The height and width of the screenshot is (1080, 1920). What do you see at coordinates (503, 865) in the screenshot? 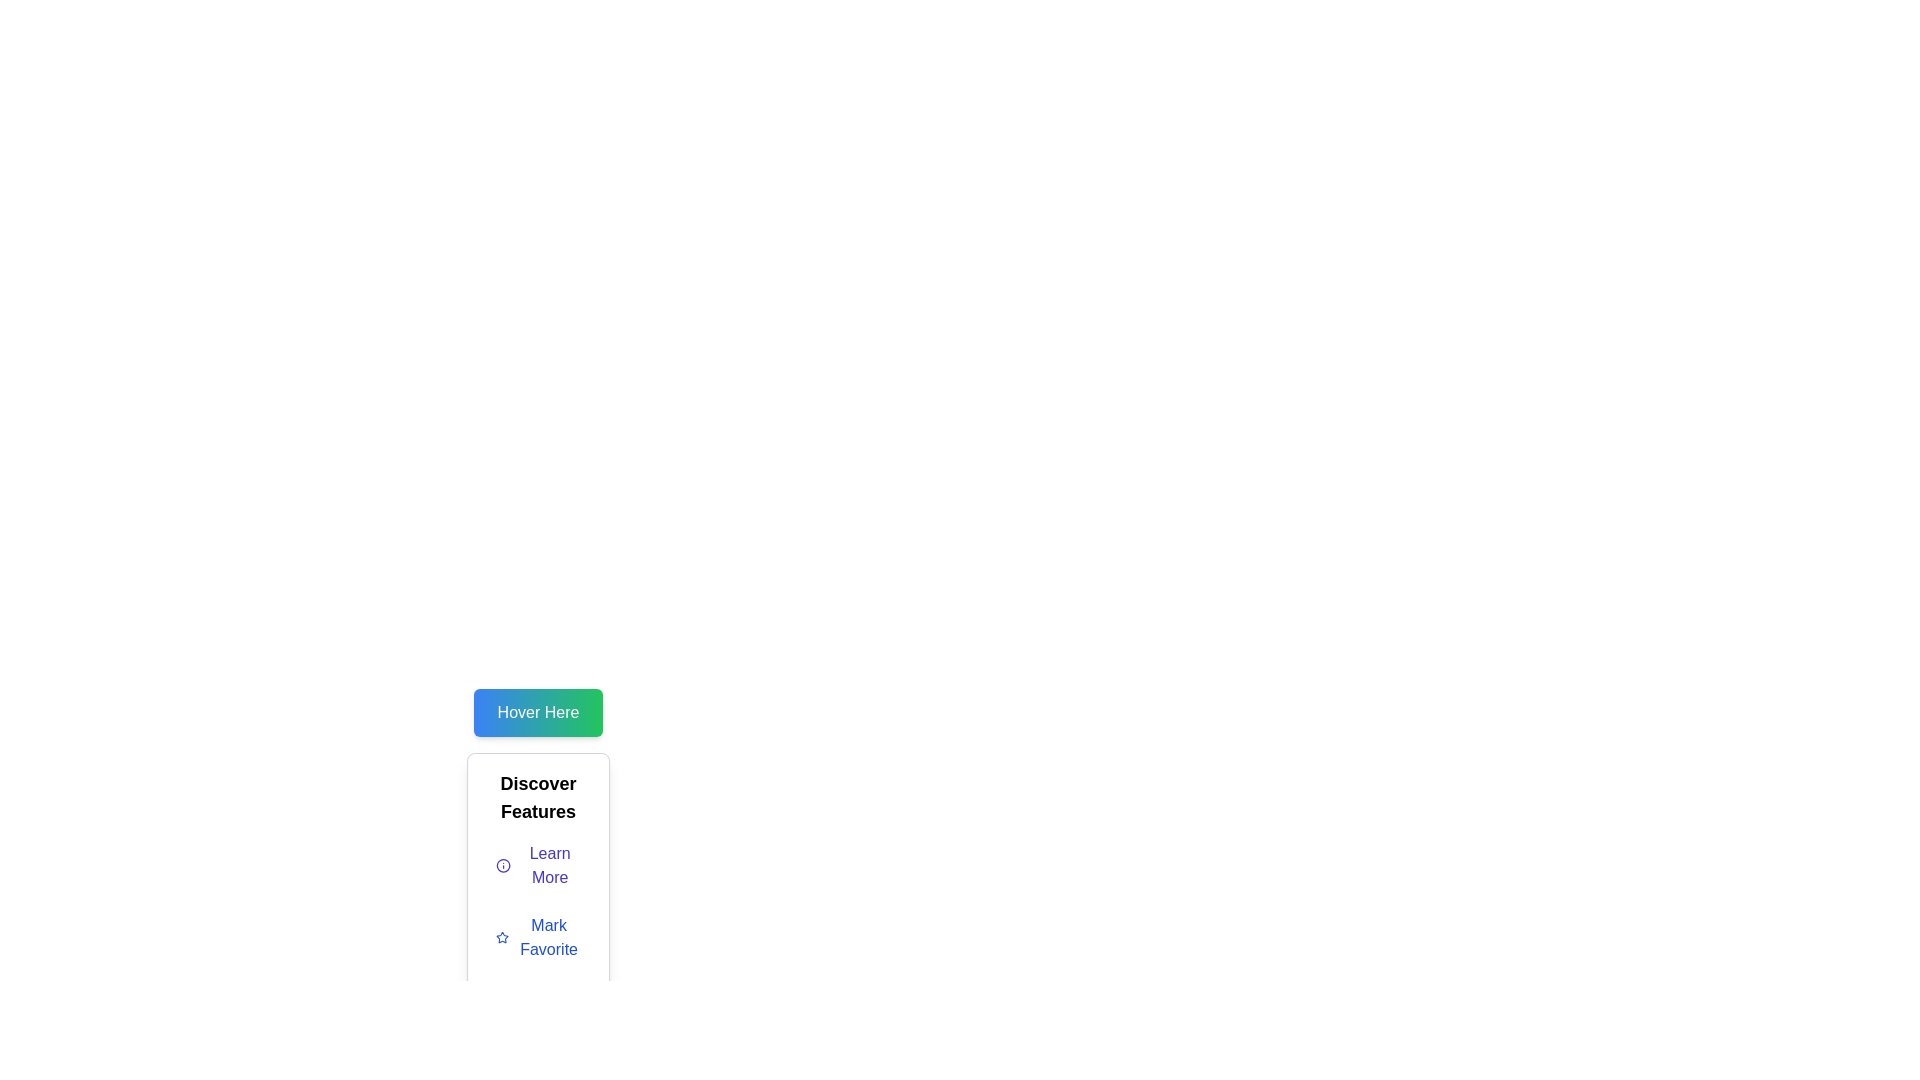
I see `the central circle icon, which serves as a visual representation within the SVG element` at bounding box center [503, 865].